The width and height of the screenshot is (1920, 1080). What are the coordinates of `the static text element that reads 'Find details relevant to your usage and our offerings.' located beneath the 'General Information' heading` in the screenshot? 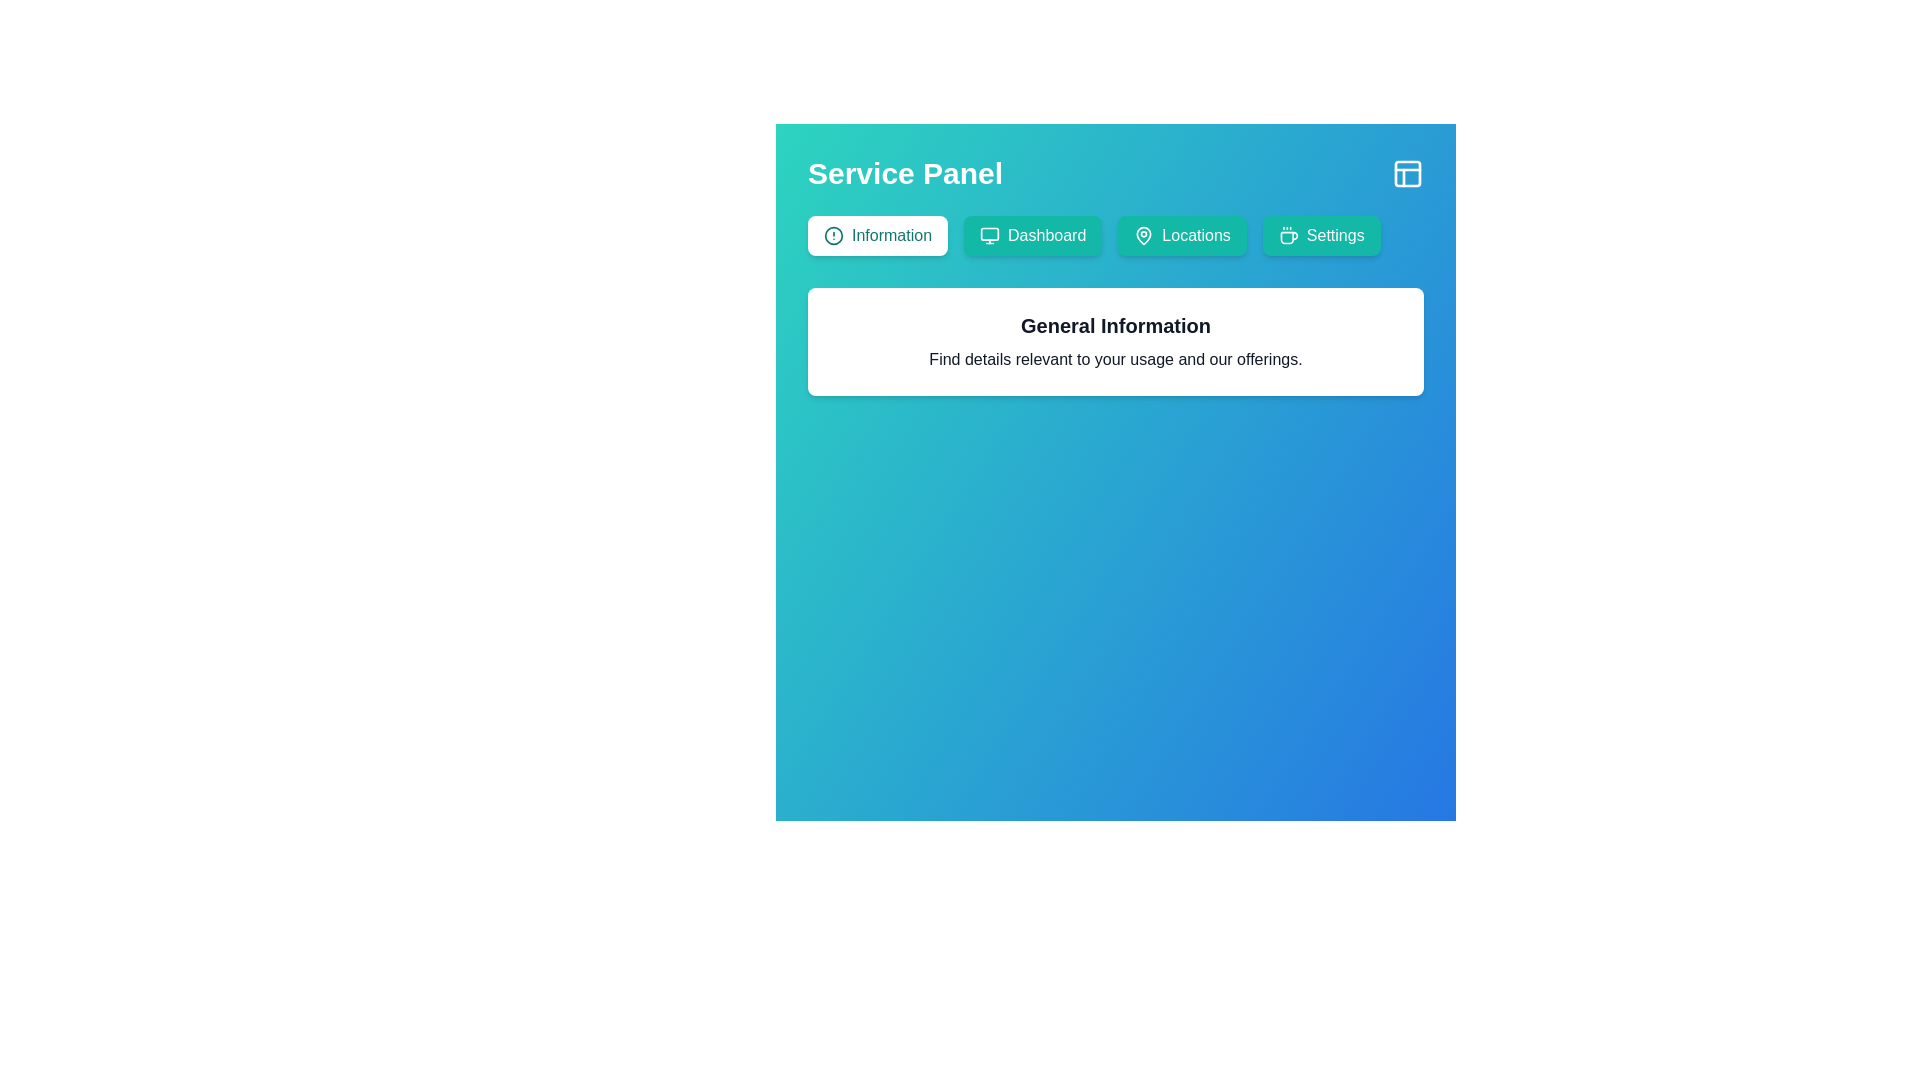 It's located at (1115, 358).